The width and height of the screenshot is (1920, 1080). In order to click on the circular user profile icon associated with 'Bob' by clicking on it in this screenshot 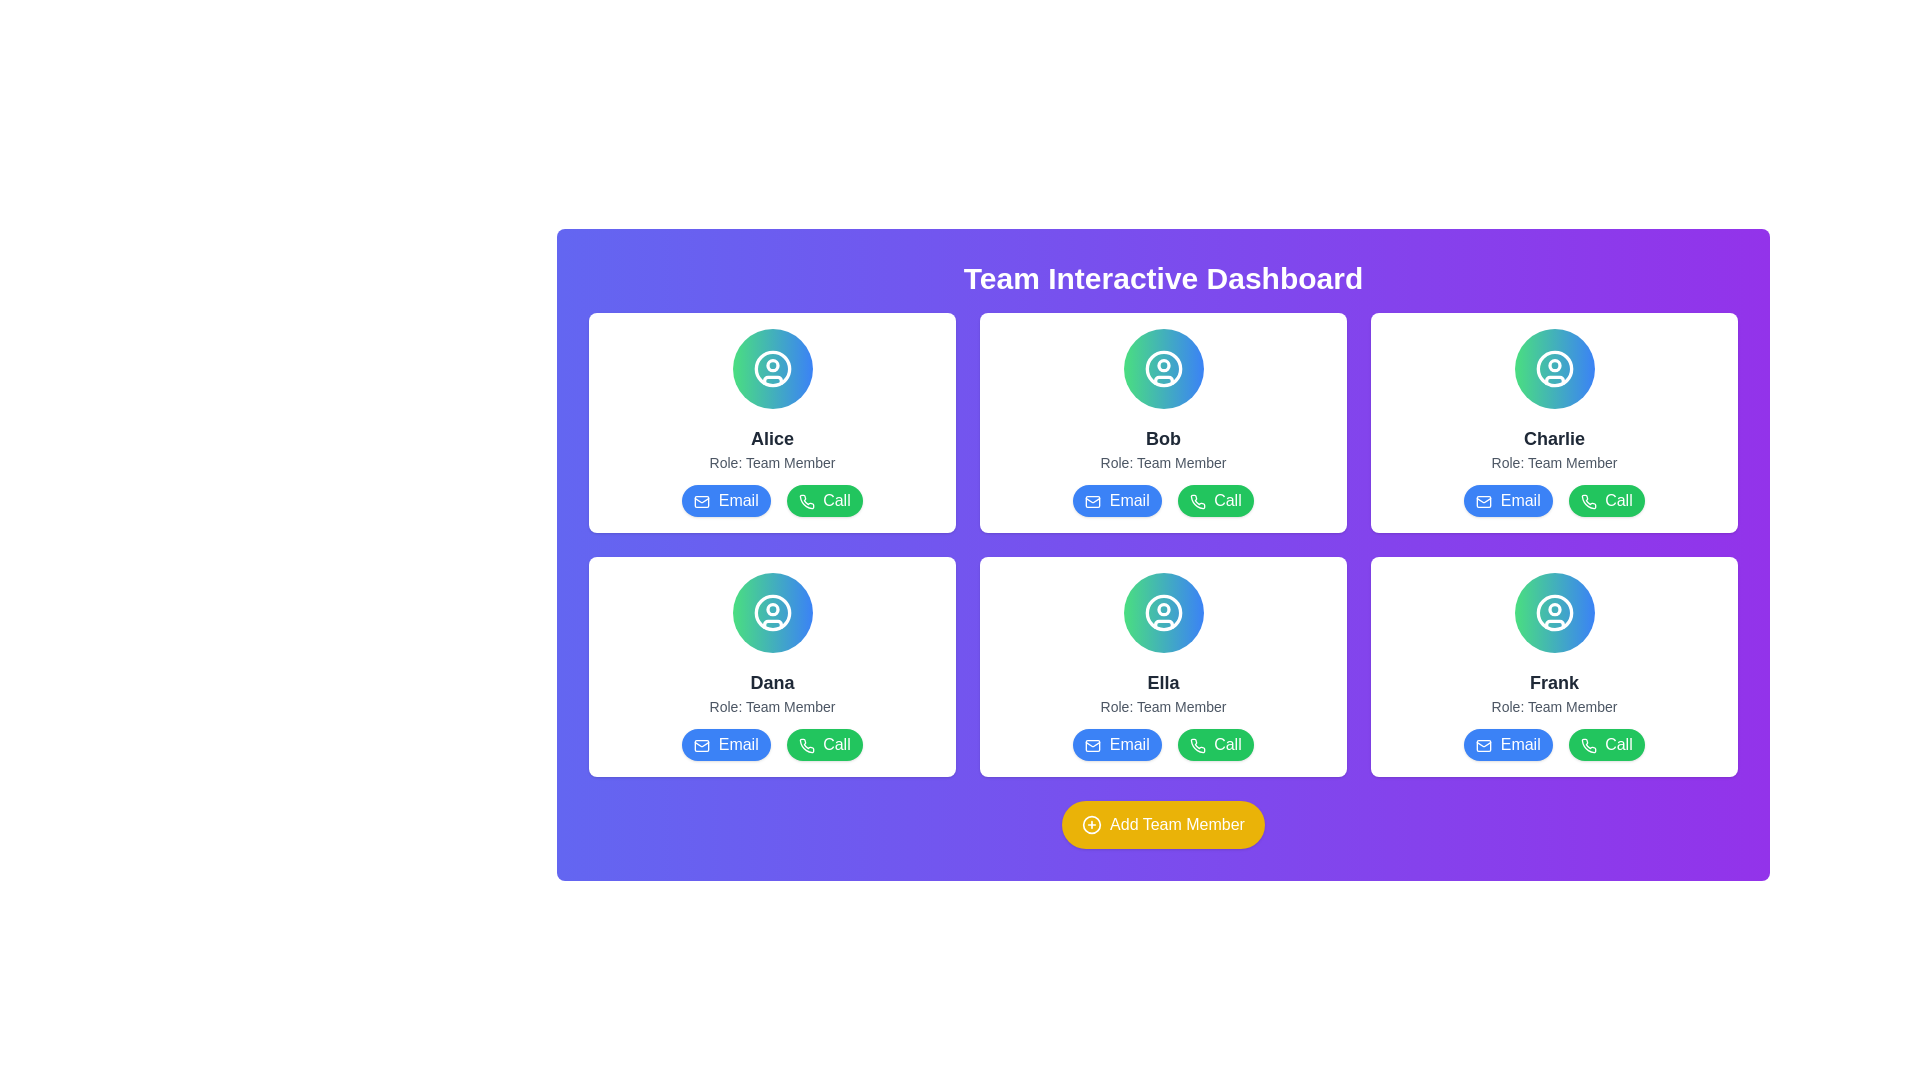, I will do `click(1163, 365)`.